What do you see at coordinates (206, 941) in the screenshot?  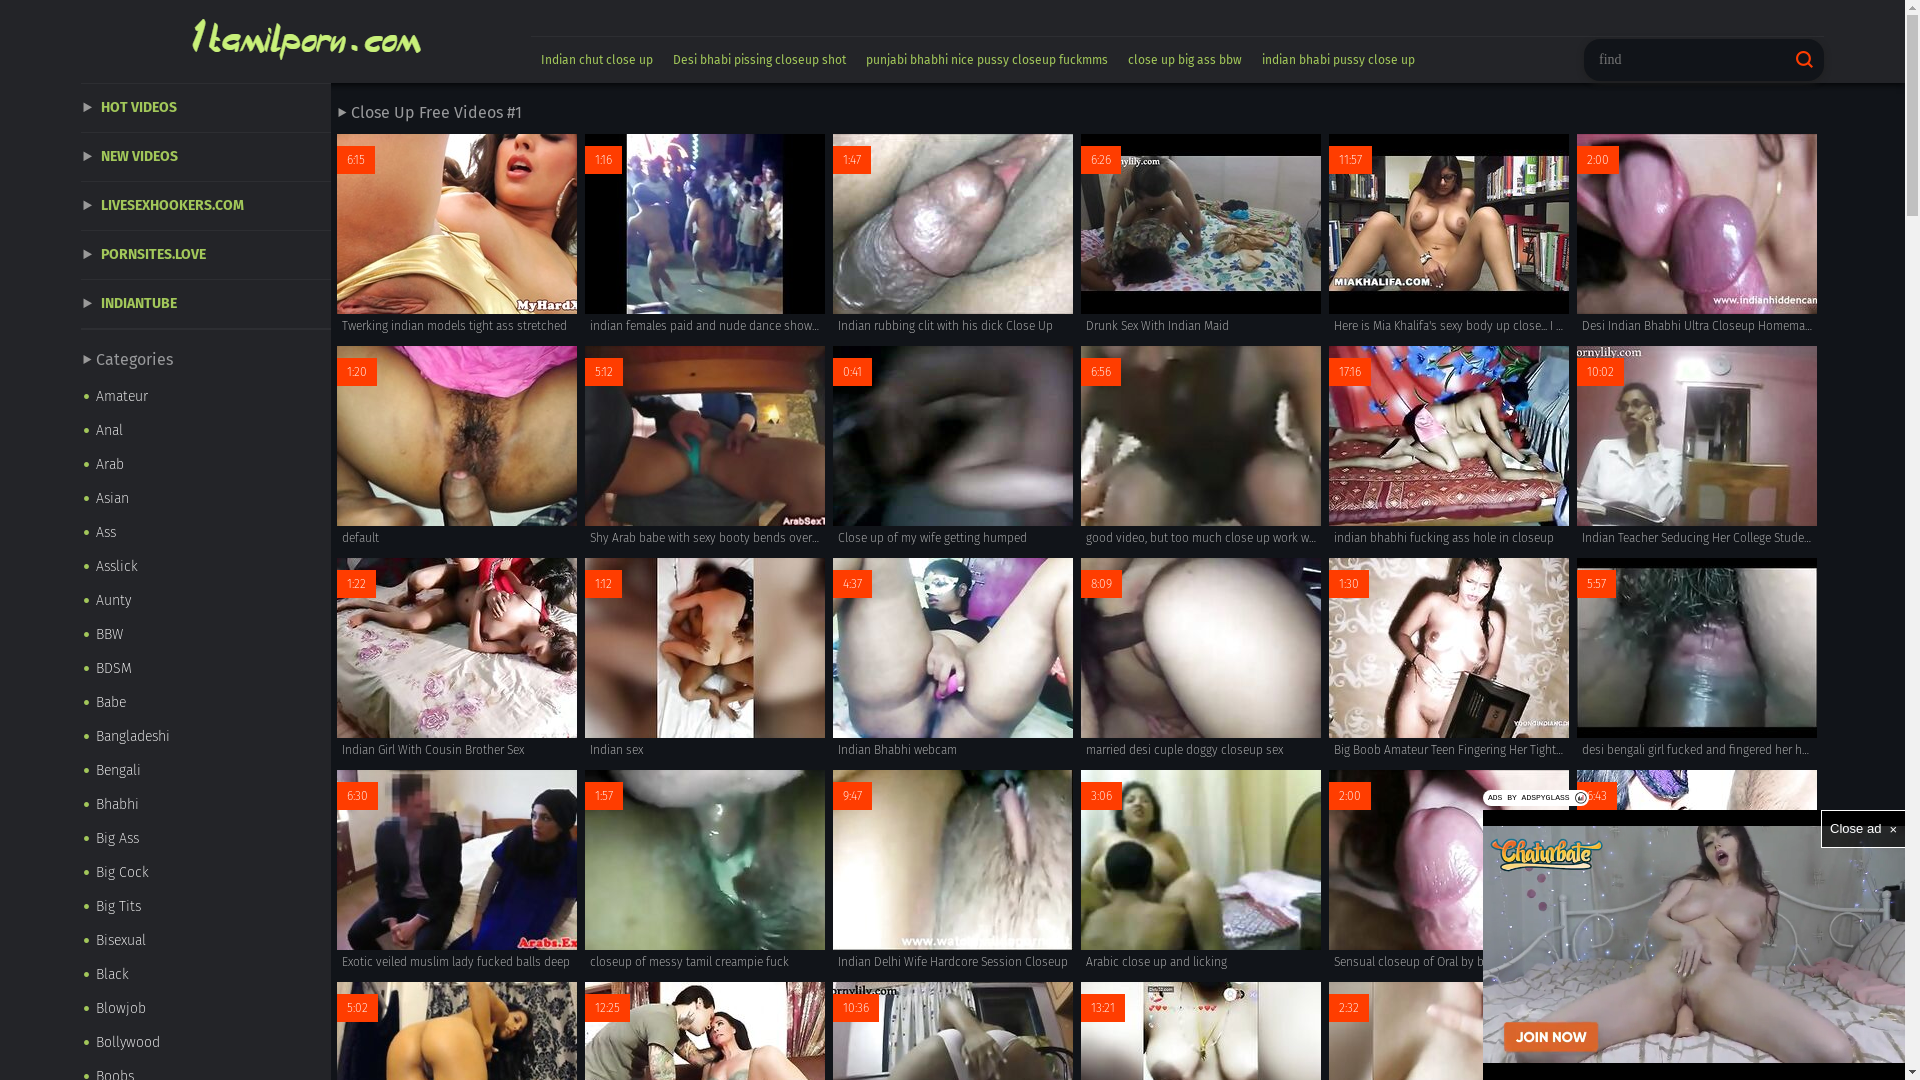 I see `'Bisexual'` at bounding box center [206, 941].